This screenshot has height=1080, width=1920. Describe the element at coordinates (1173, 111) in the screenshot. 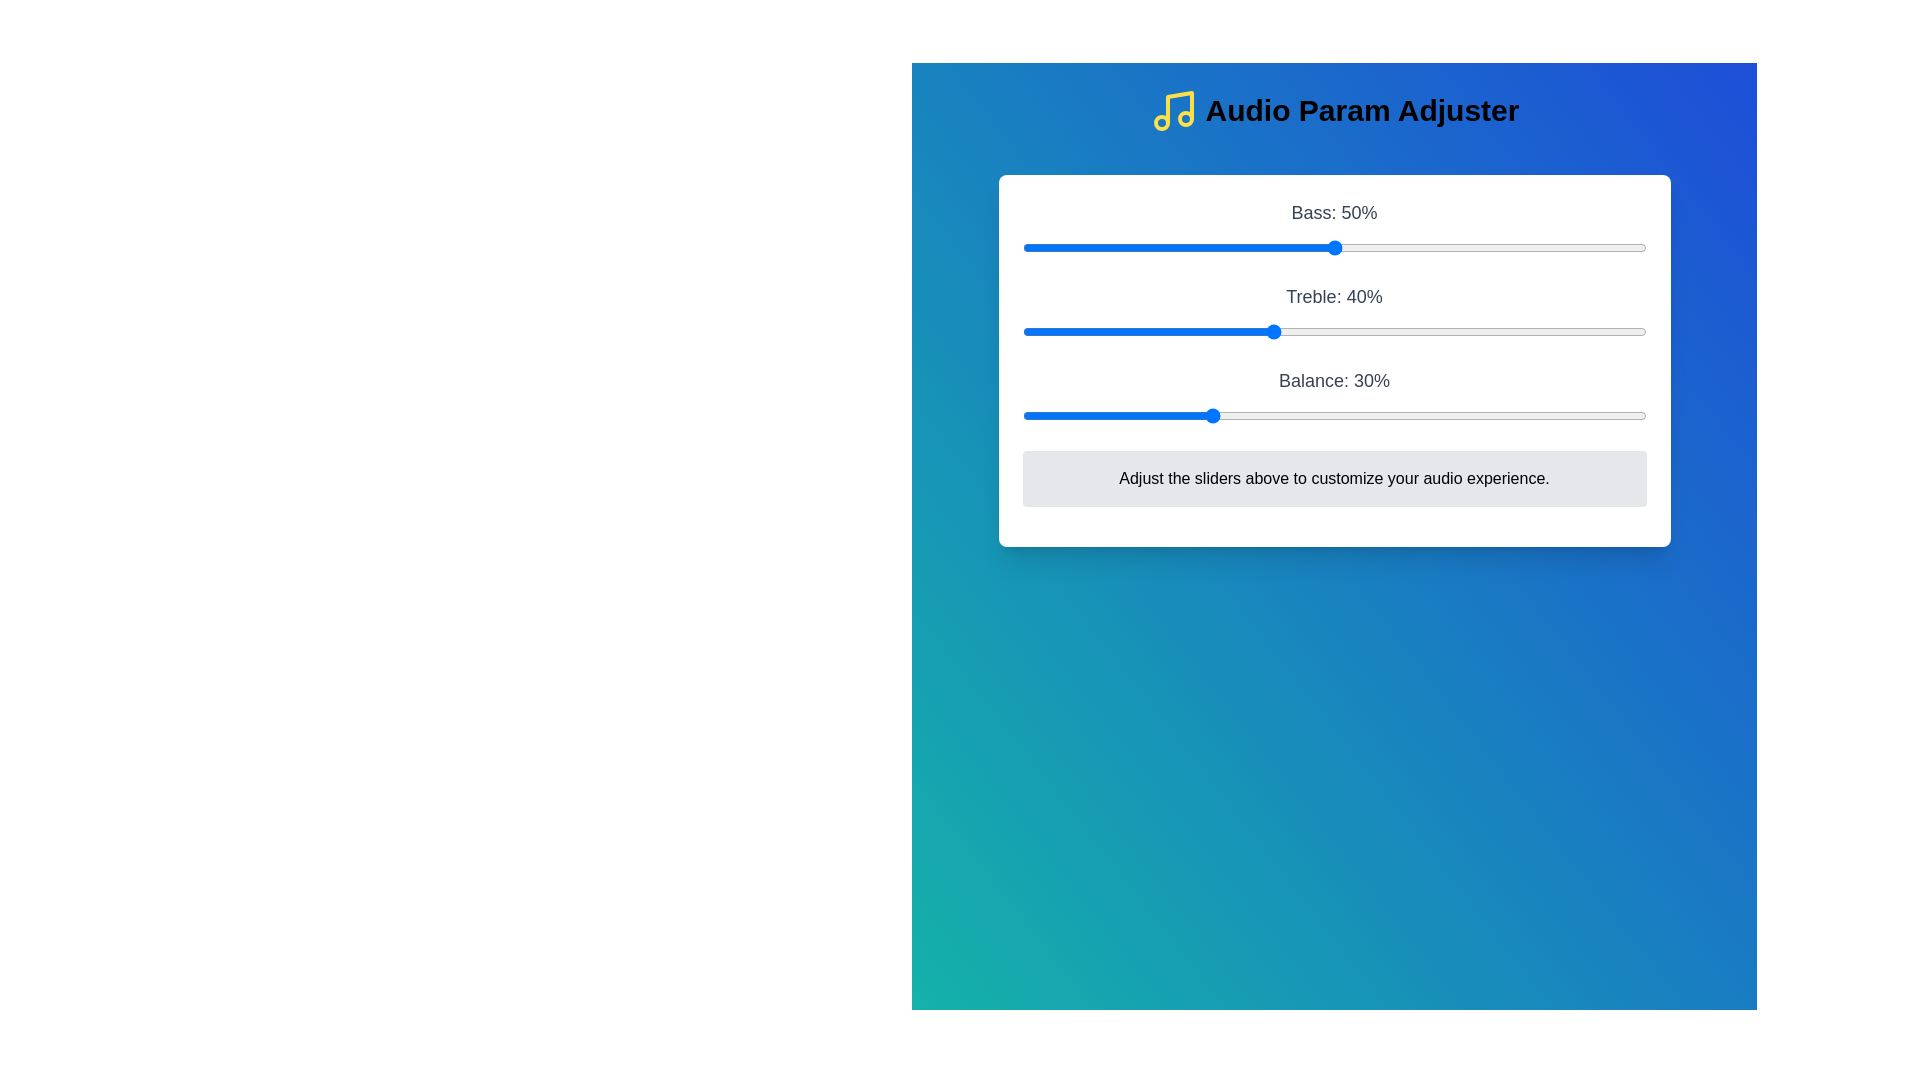

I see `the music note icon next to the 'Audio Param Adjuster' header` at that location.